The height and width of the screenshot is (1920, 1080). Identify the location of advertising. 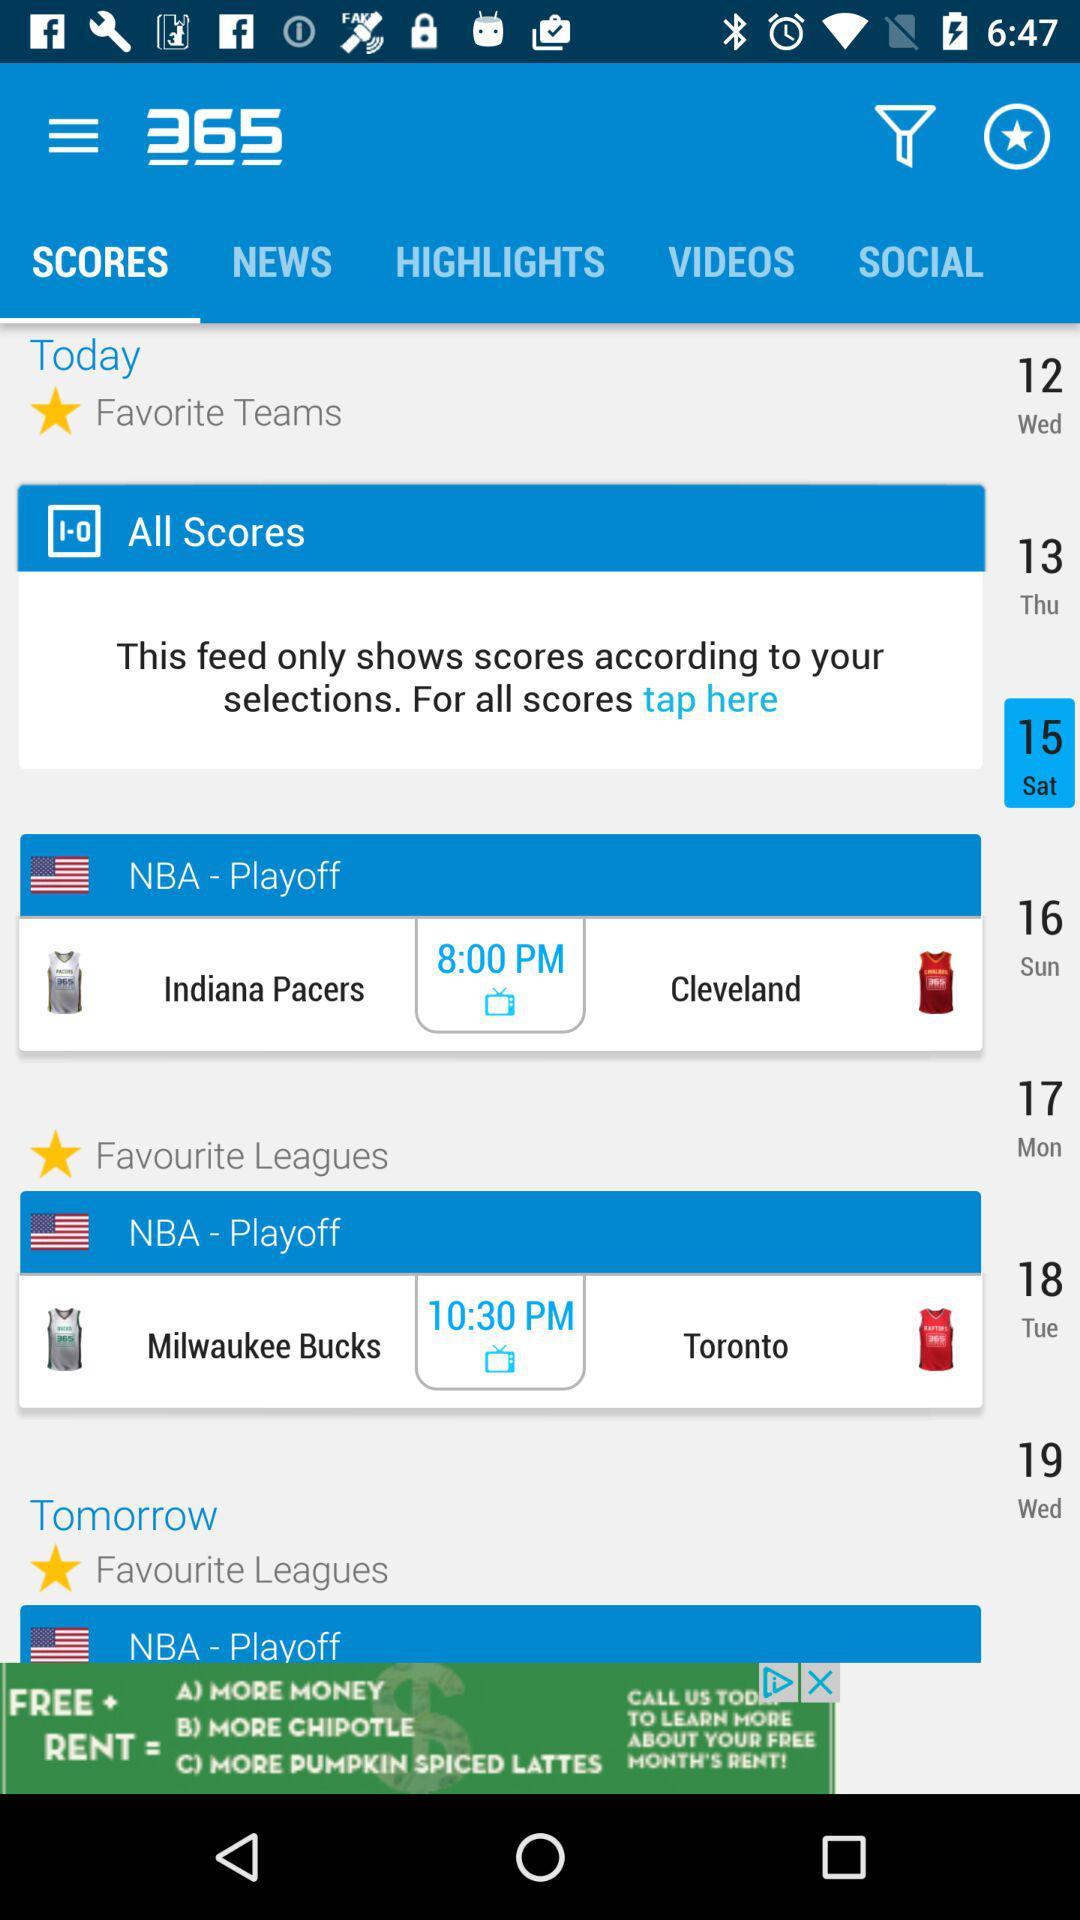
(540, 1727).